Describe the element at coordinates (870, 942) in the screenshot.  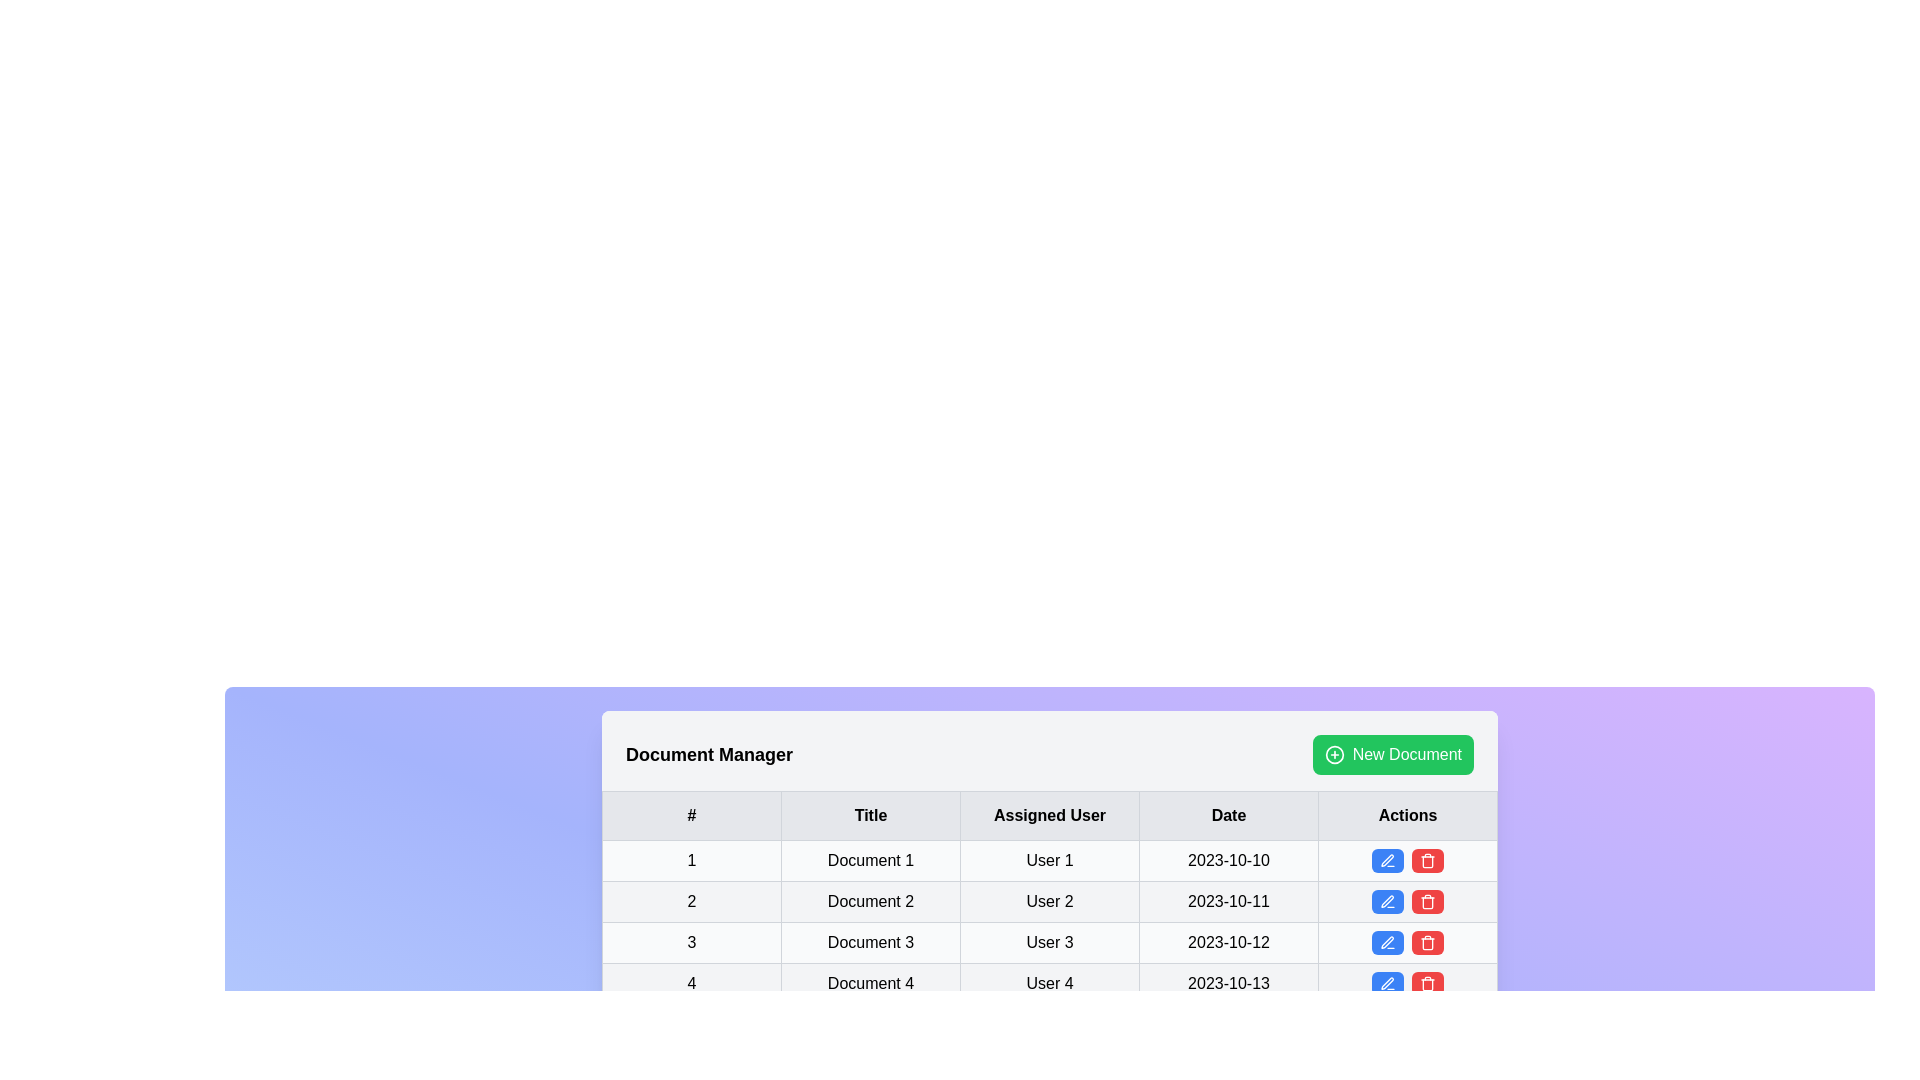
I see `the table cell displaying the document title located in the third row of the 'Document Manager' table under the 'Title' column` at that location.